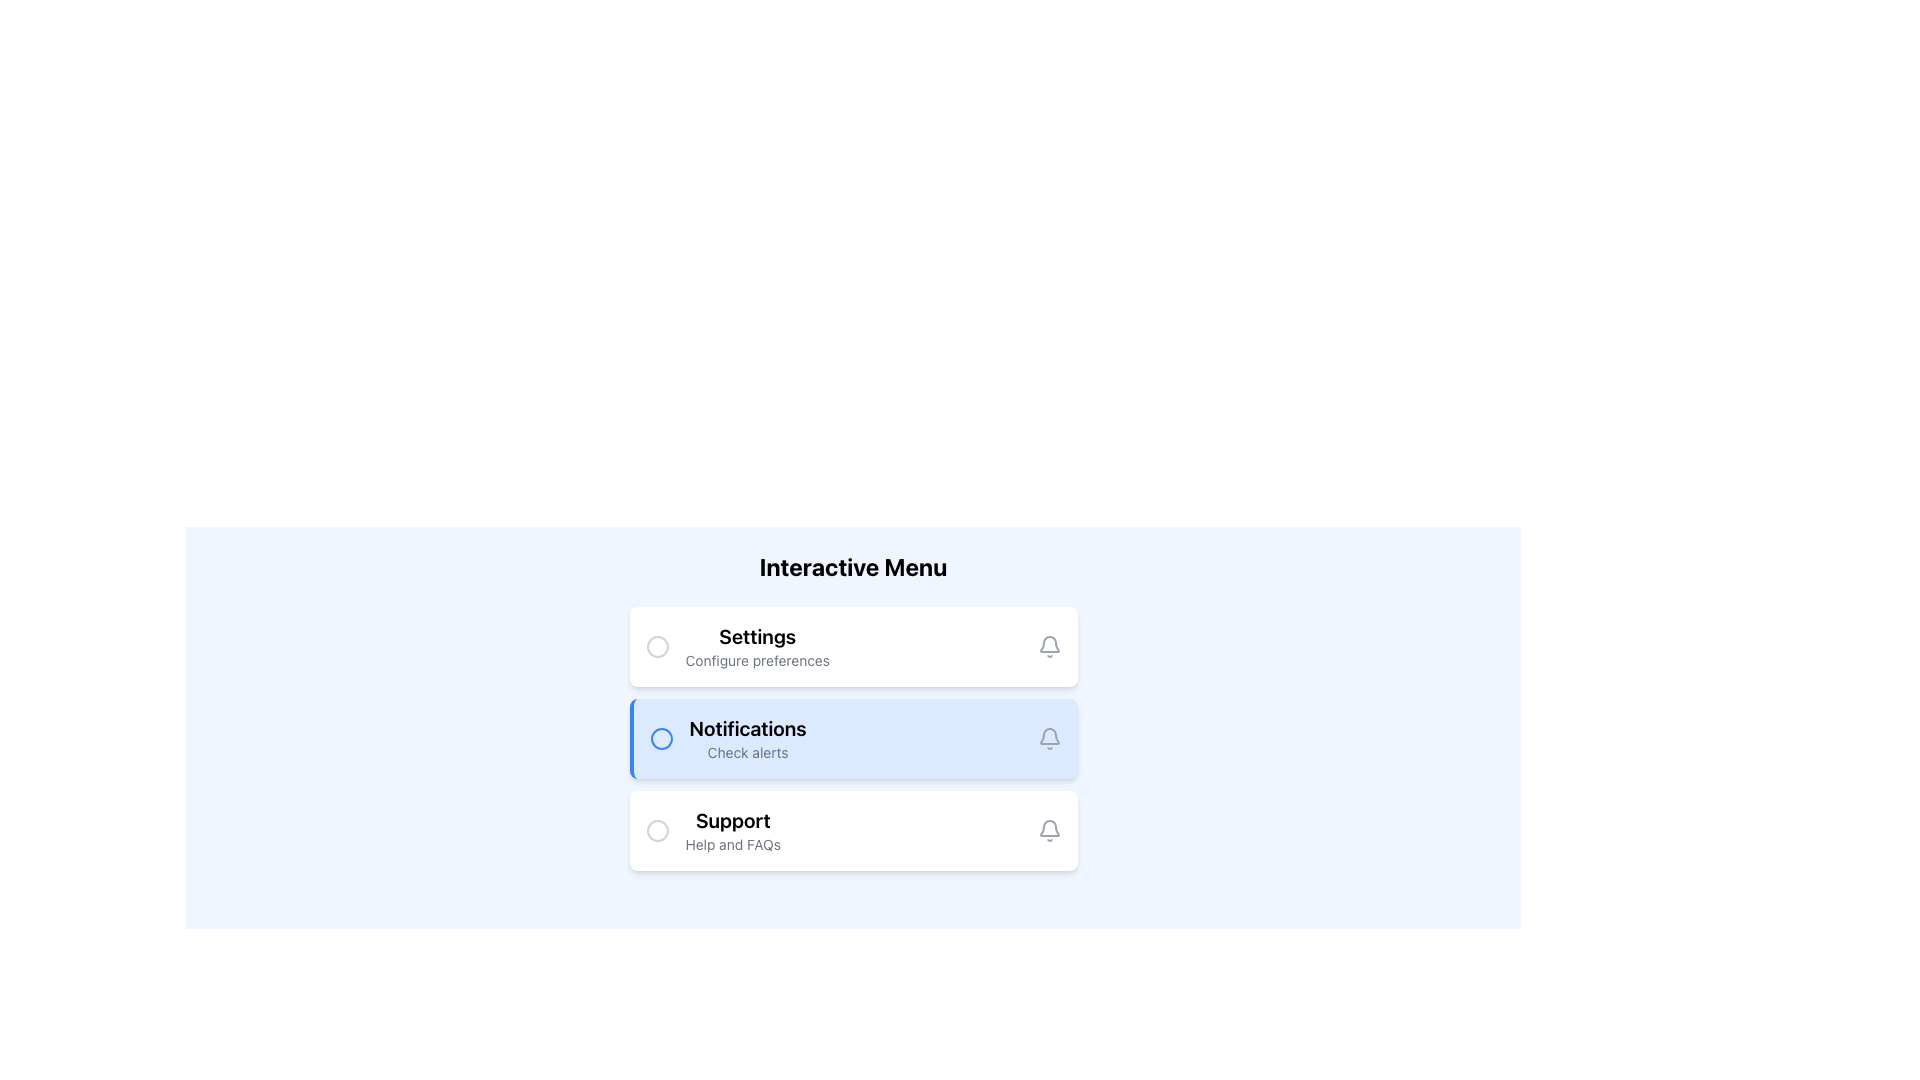 Image resolution: width=1920 pixels, height=1080 pixels. I want to click on the notification icon located on the right side of the 'Notifications' menu item in the interactive menu, so click(1048, 828).